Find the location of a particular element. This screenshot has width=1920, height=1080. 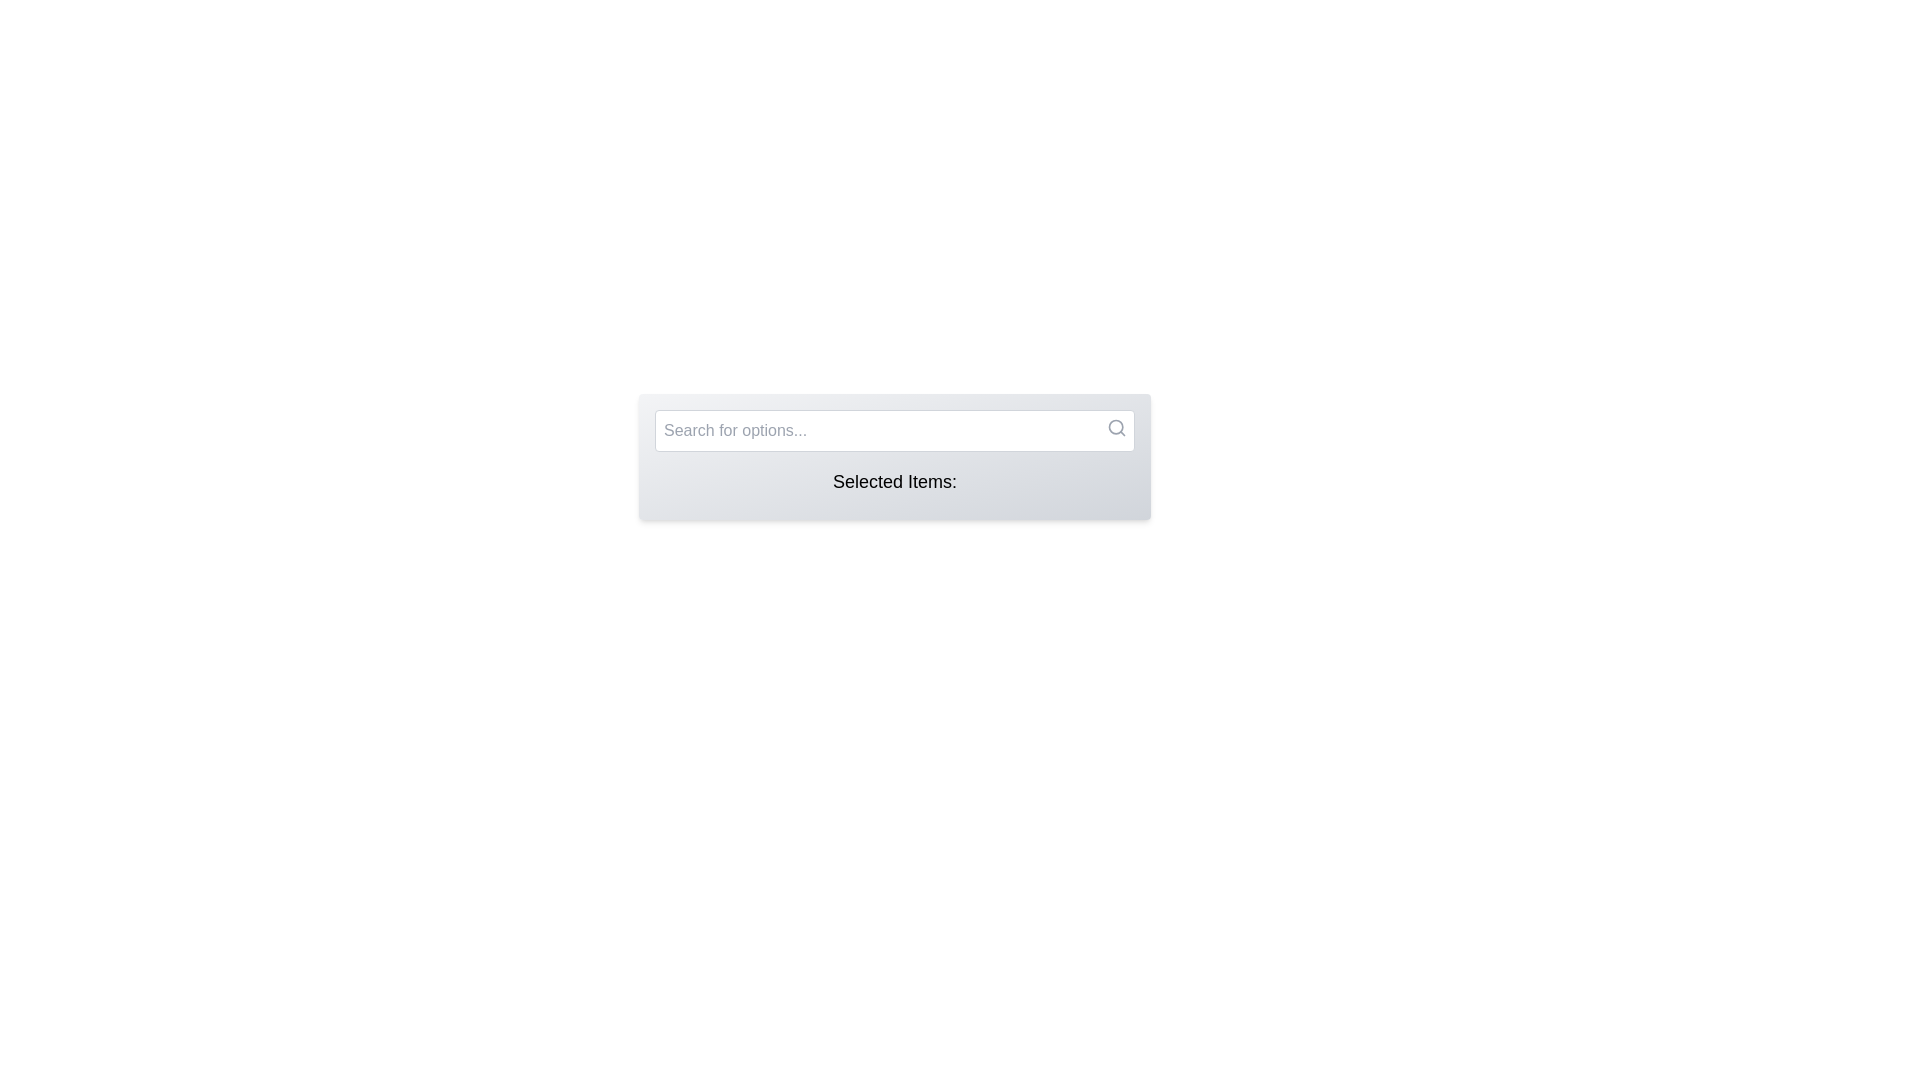

the search icon, which is a gray magnifying glass graphic located at the top-right corner of the search input field is located at coordinates (1116, 427).